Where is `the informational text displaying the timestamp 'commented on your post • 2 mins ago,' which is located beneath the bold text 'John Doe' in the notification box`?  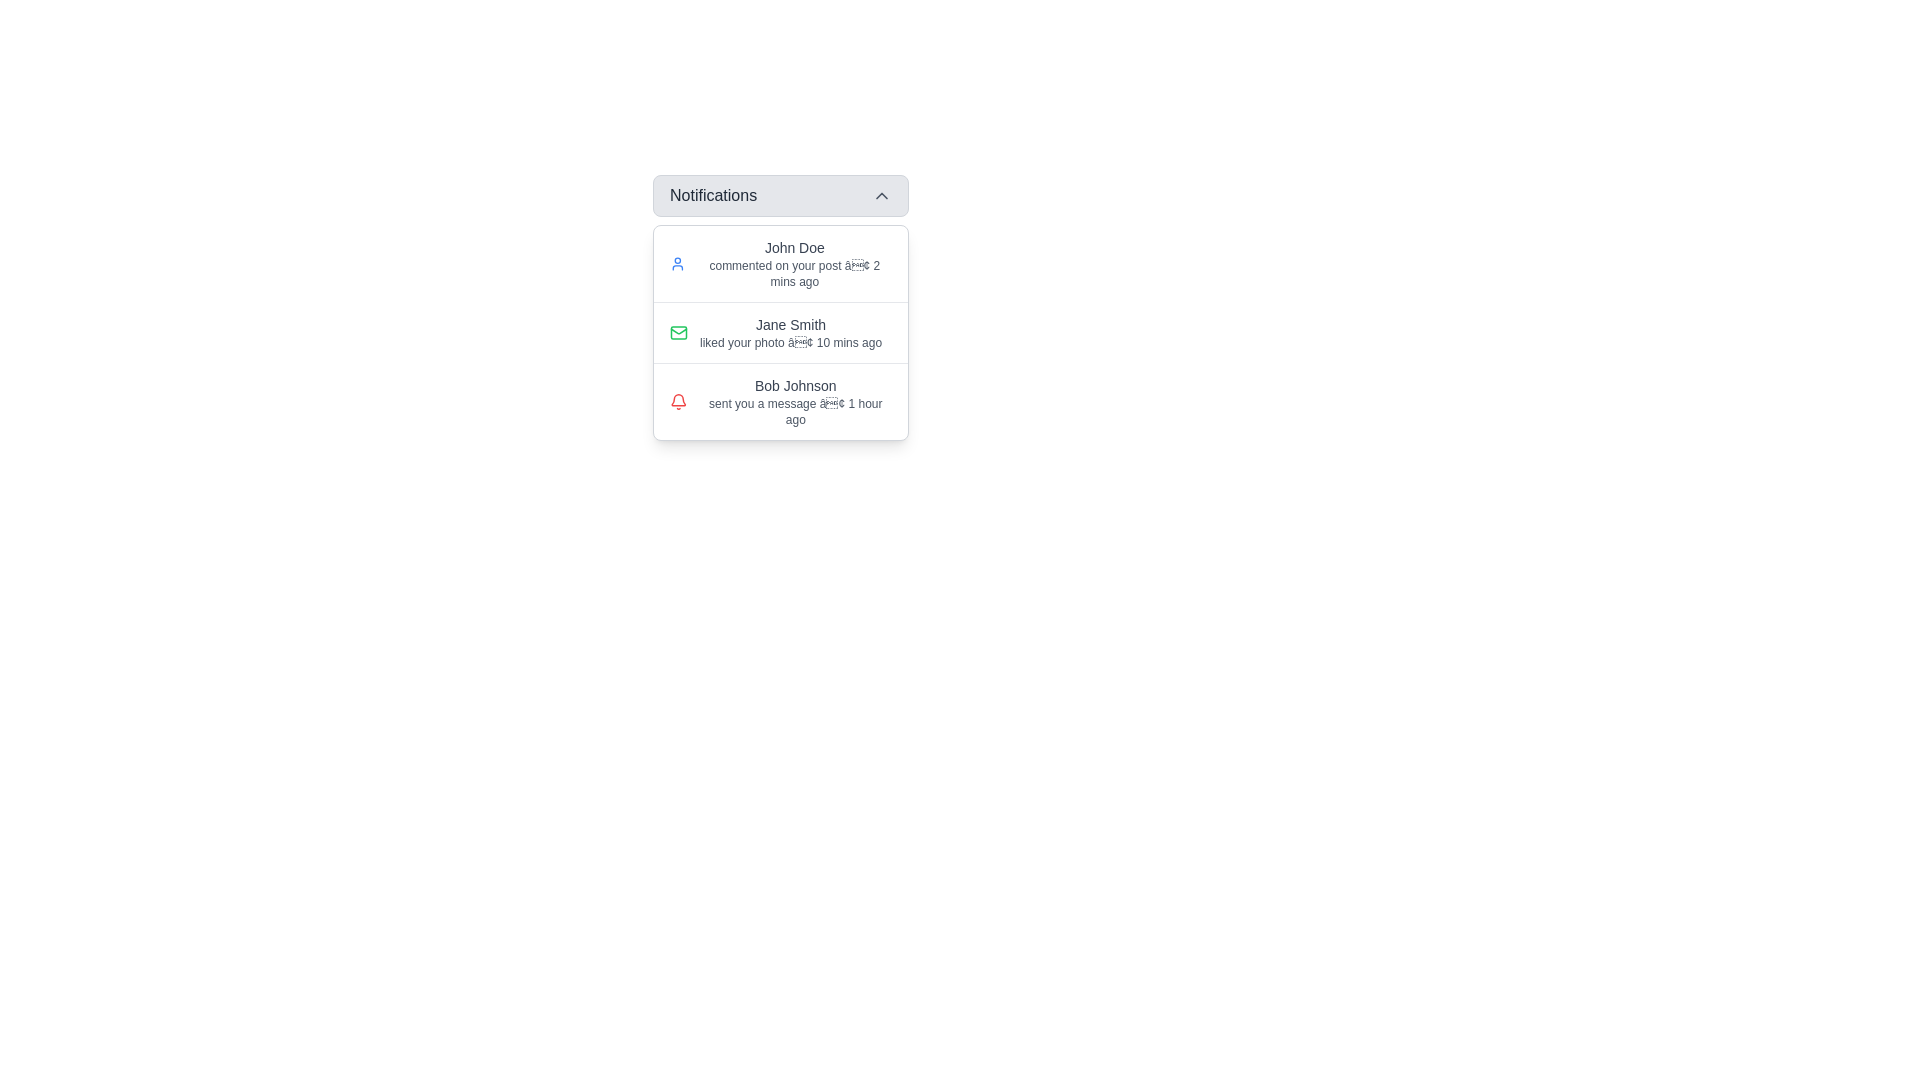 the informational text displaying the timestamp 'commented on your post • 2 mins ago,' which is located beneath the bold text 'John Doe' in the notification box is located at coordinates (793, 273).